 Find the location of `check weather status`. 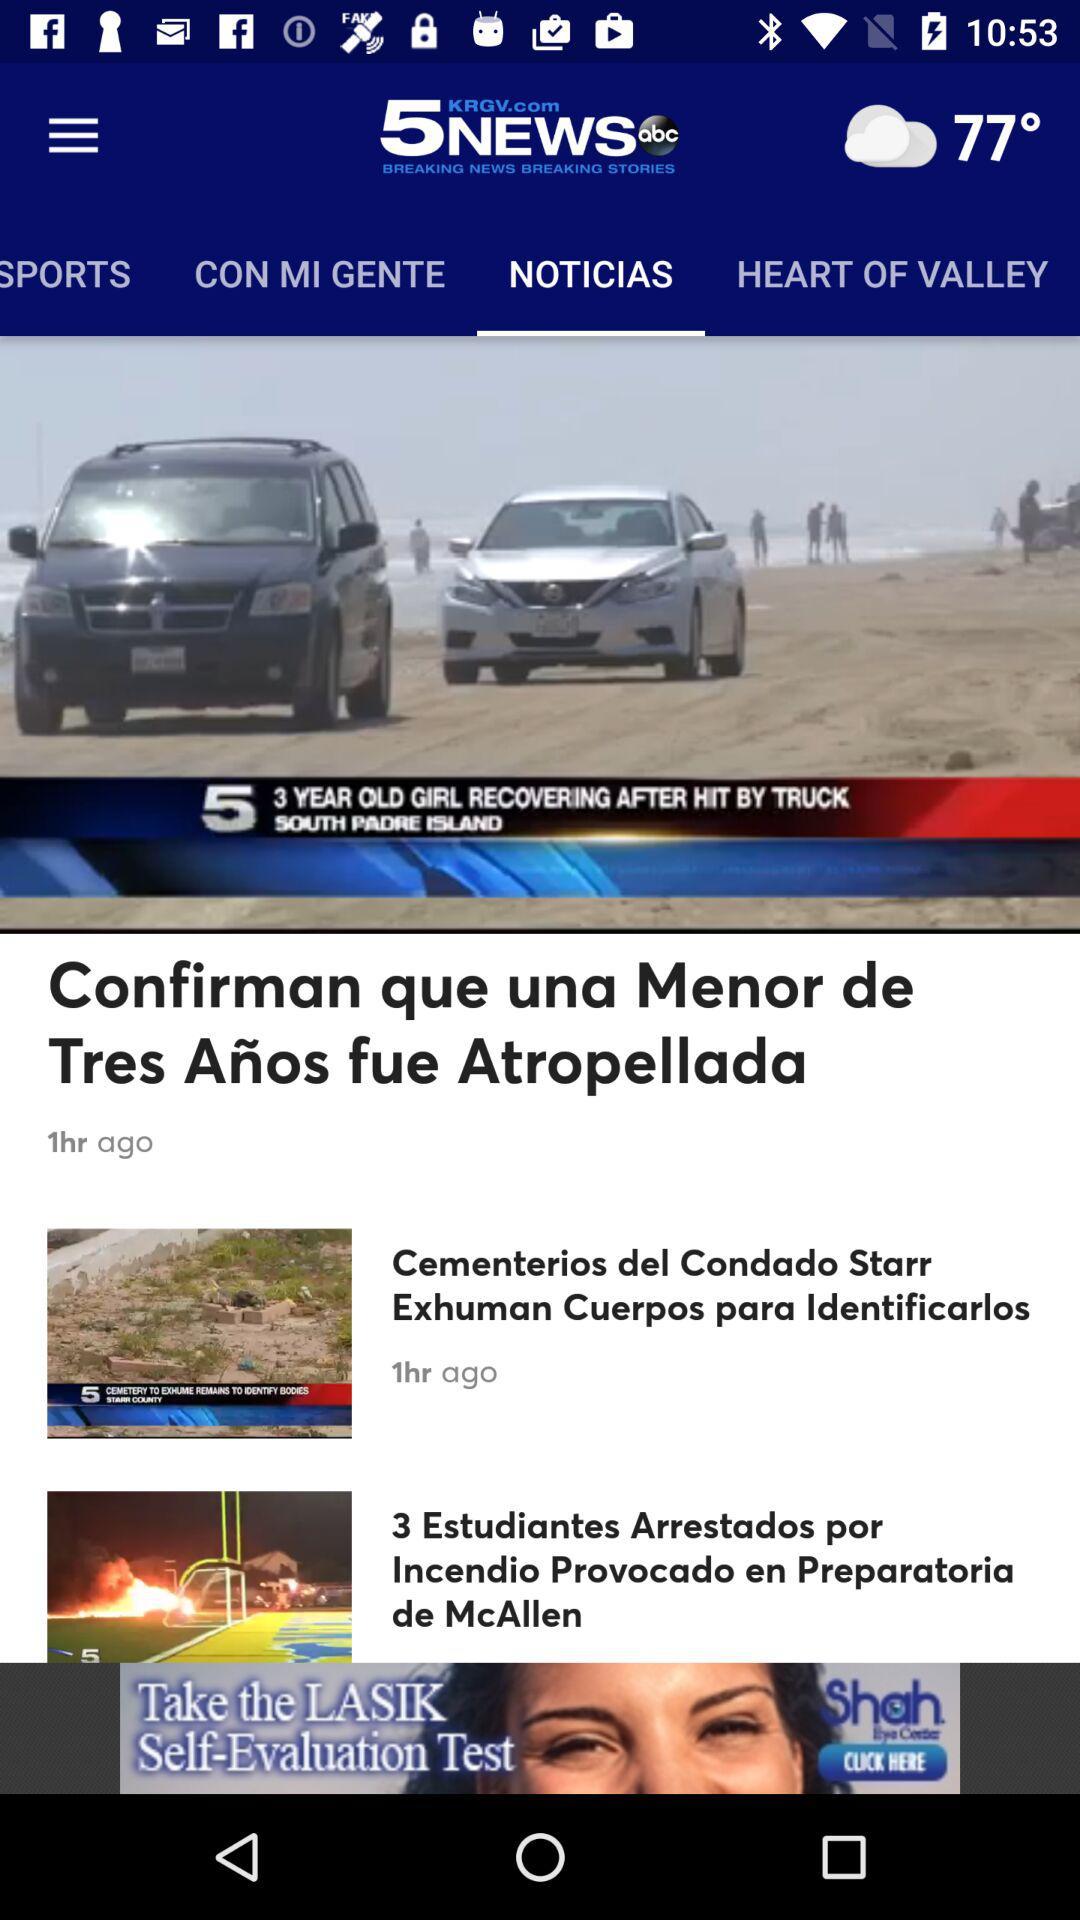

check weather status is located at coordinates (889, 135).